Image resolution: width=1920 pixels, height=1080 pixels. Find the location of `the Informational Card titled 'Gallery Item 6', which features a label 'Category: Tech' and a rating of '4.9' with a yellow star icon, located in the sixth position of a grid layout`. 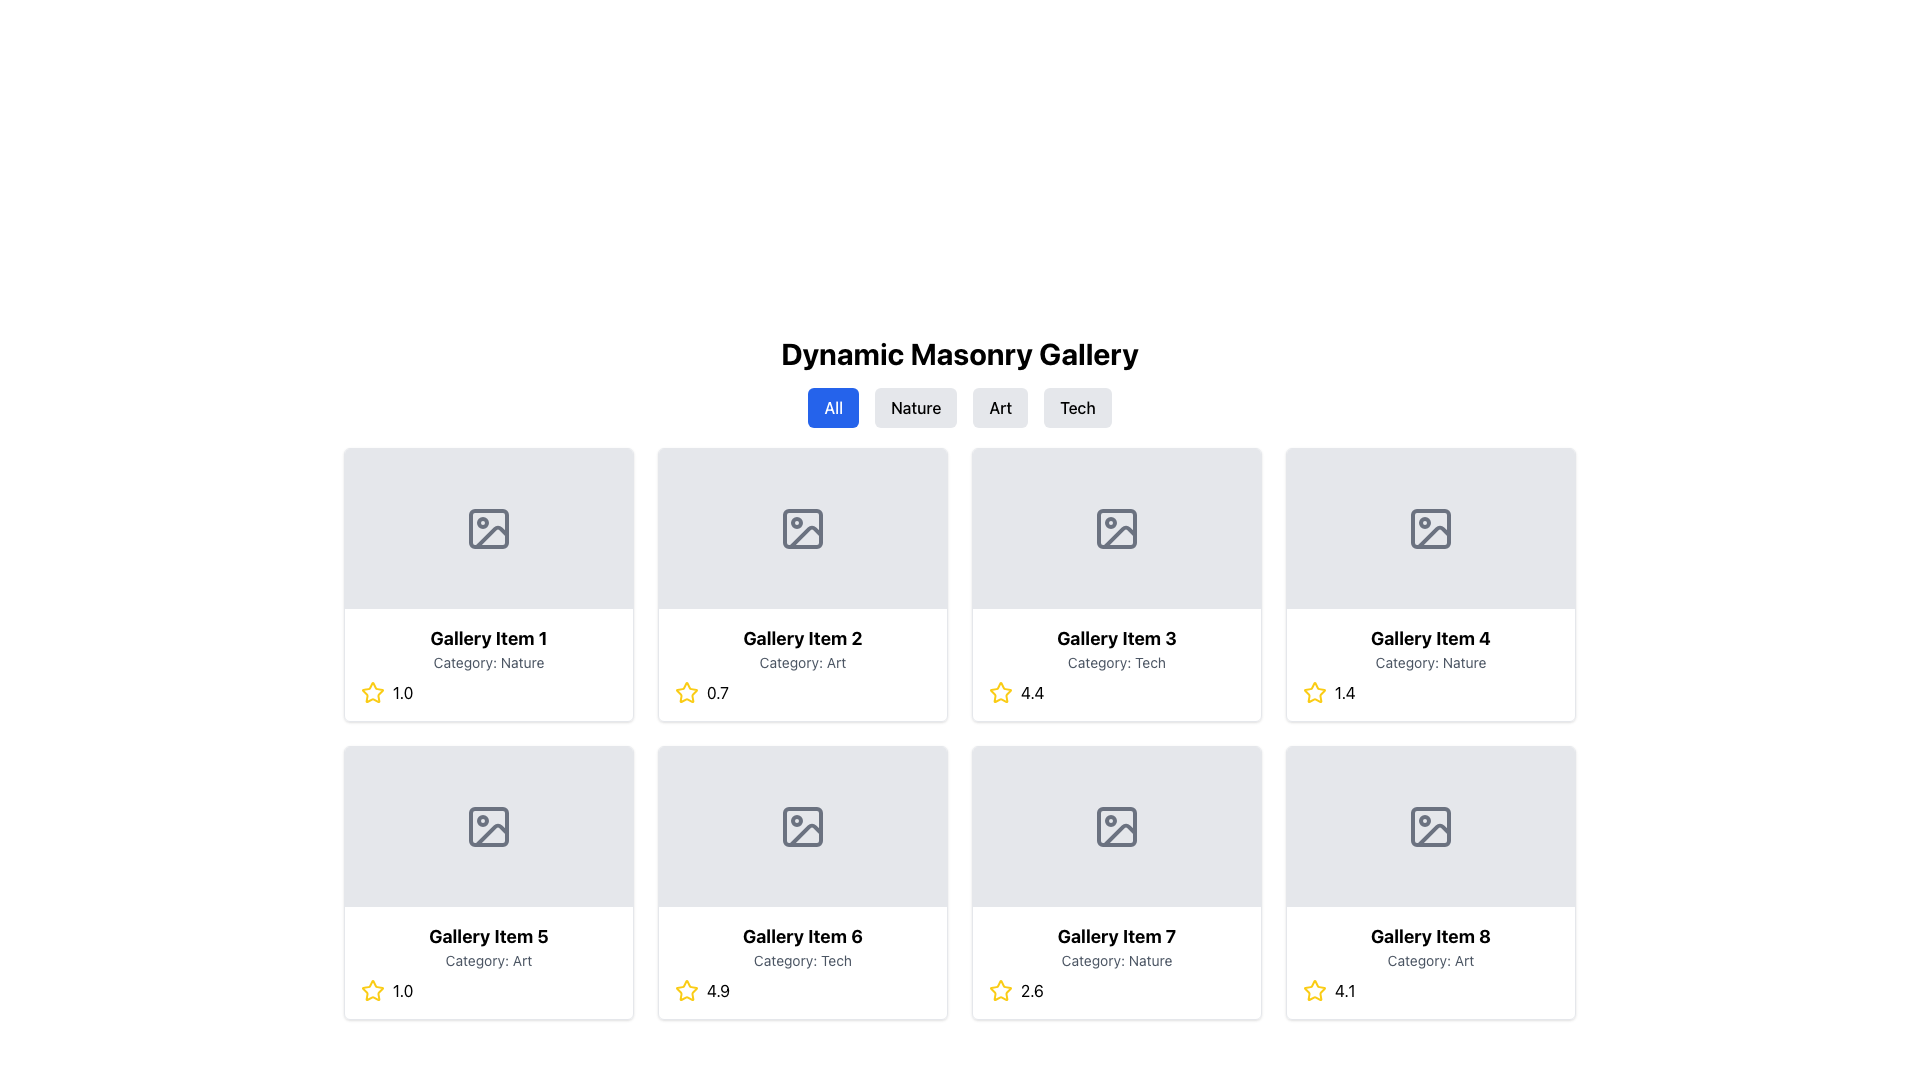

the Informational Card titled 'Gallery Item 6', which features a label 'Category: Tech' and a rating of '4.9' with a yellow star icon, located in the sixth position of a grid layout is located at coordinates (802, 962).